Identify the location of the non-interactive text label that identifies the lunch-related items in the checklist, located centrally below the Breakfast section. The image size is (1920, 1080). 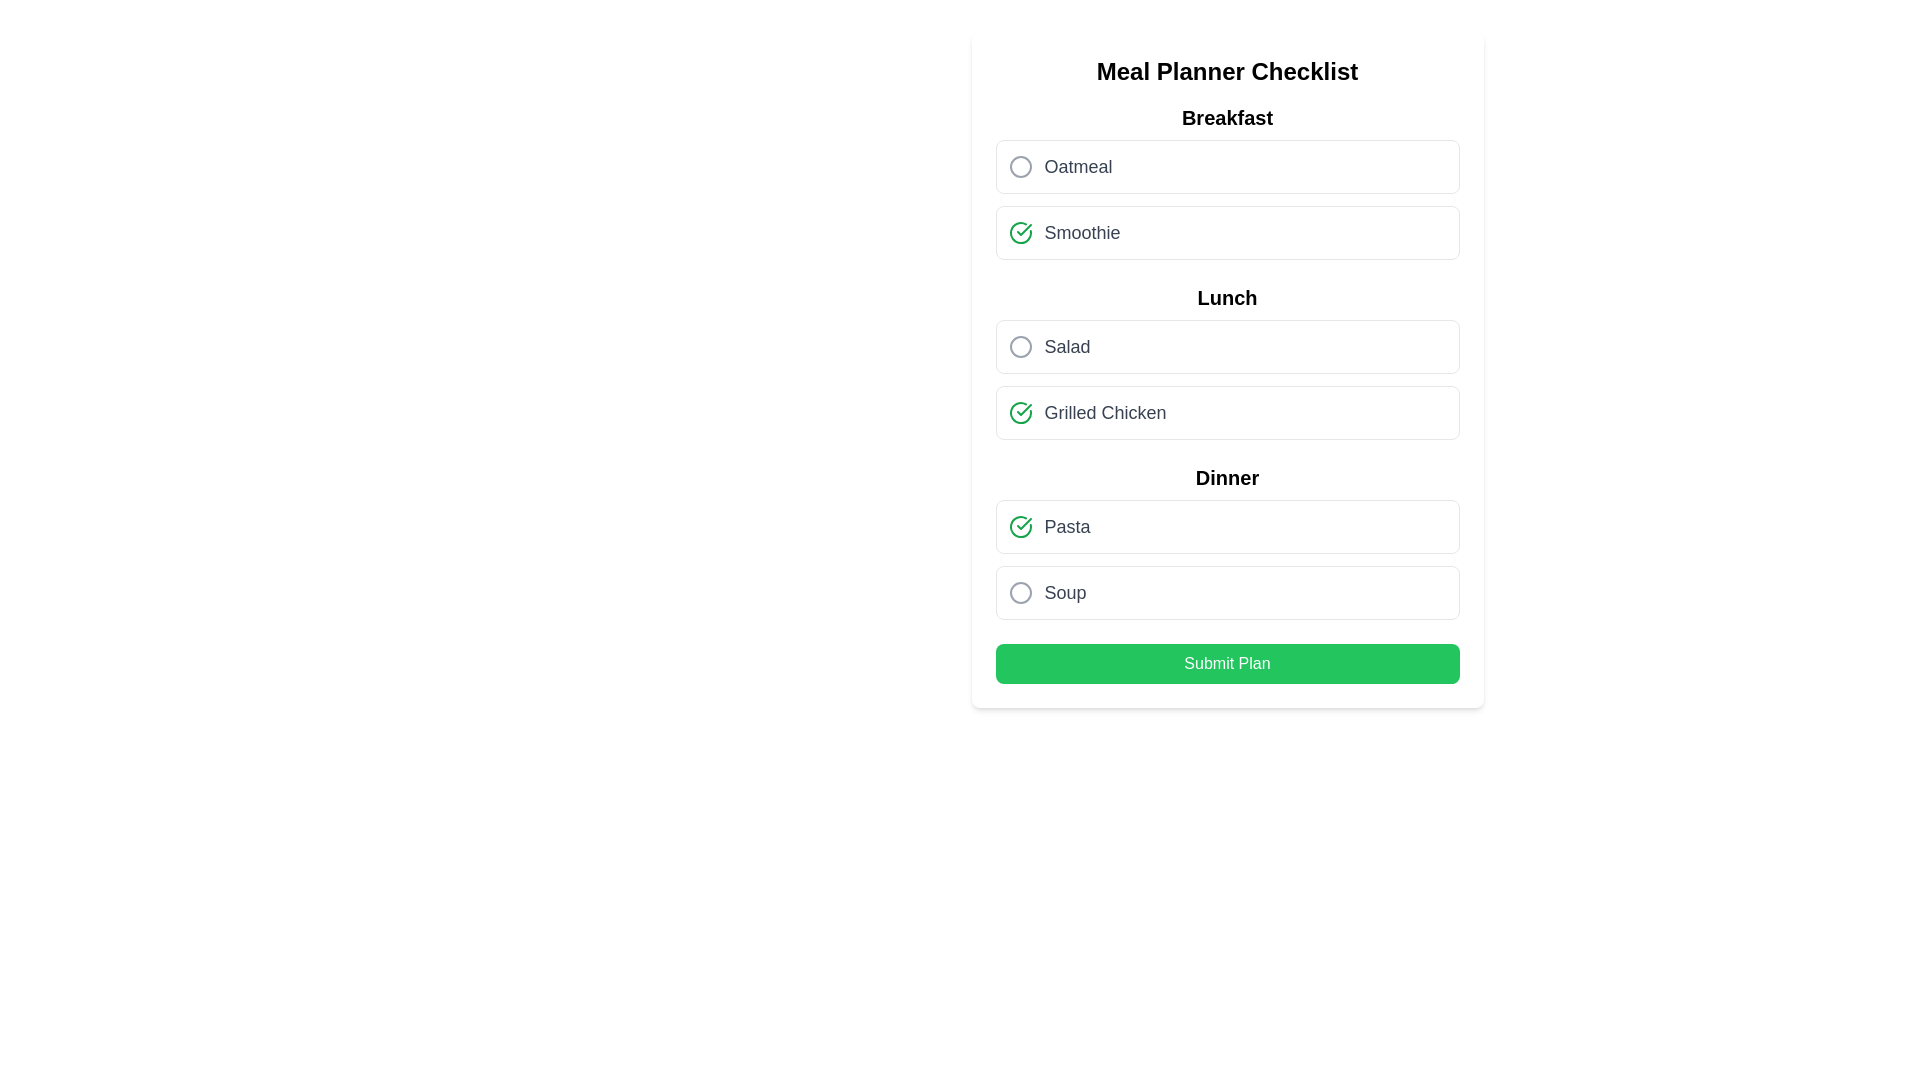
(1226, 297).